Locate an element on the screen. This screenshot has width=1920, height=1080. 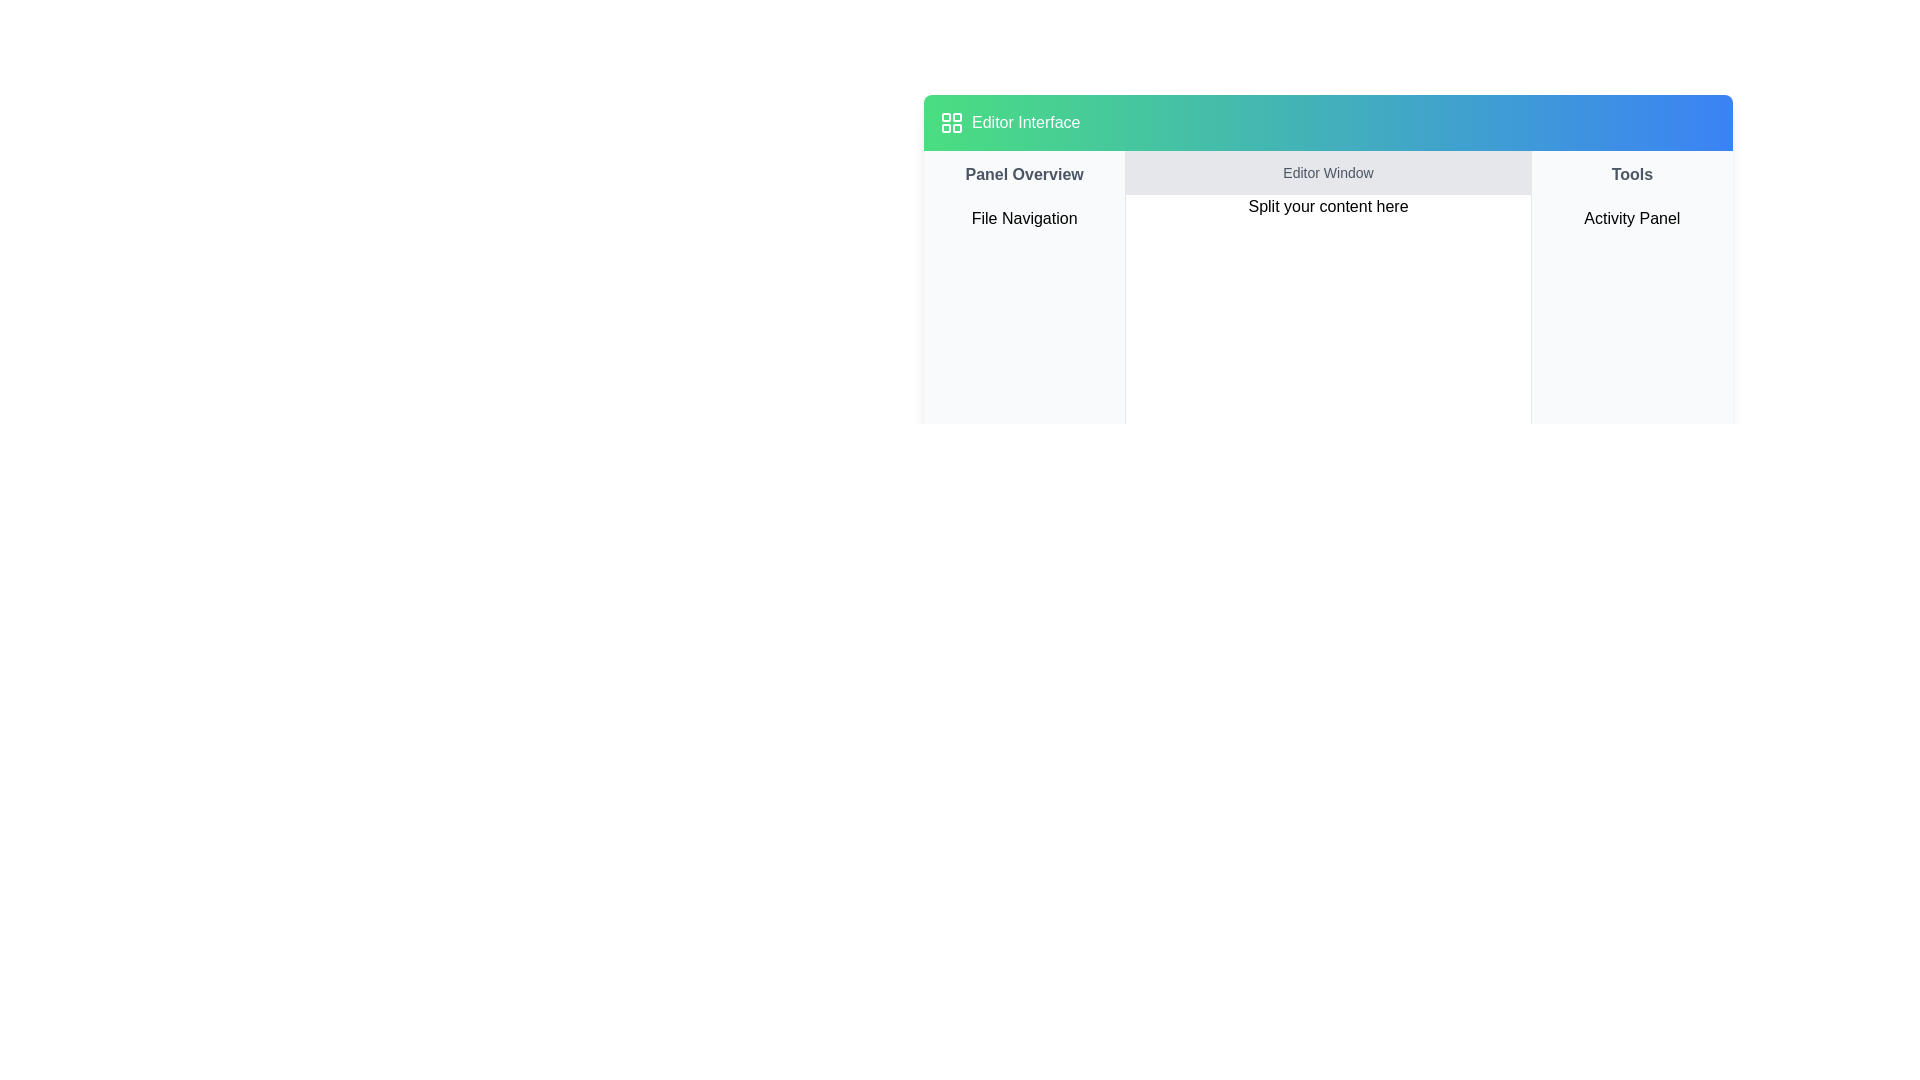
text label that reads 'Tools,' which is styled in gray and bold, located in the top bar of the rightmost panel is located at coordinates (1632, 173).